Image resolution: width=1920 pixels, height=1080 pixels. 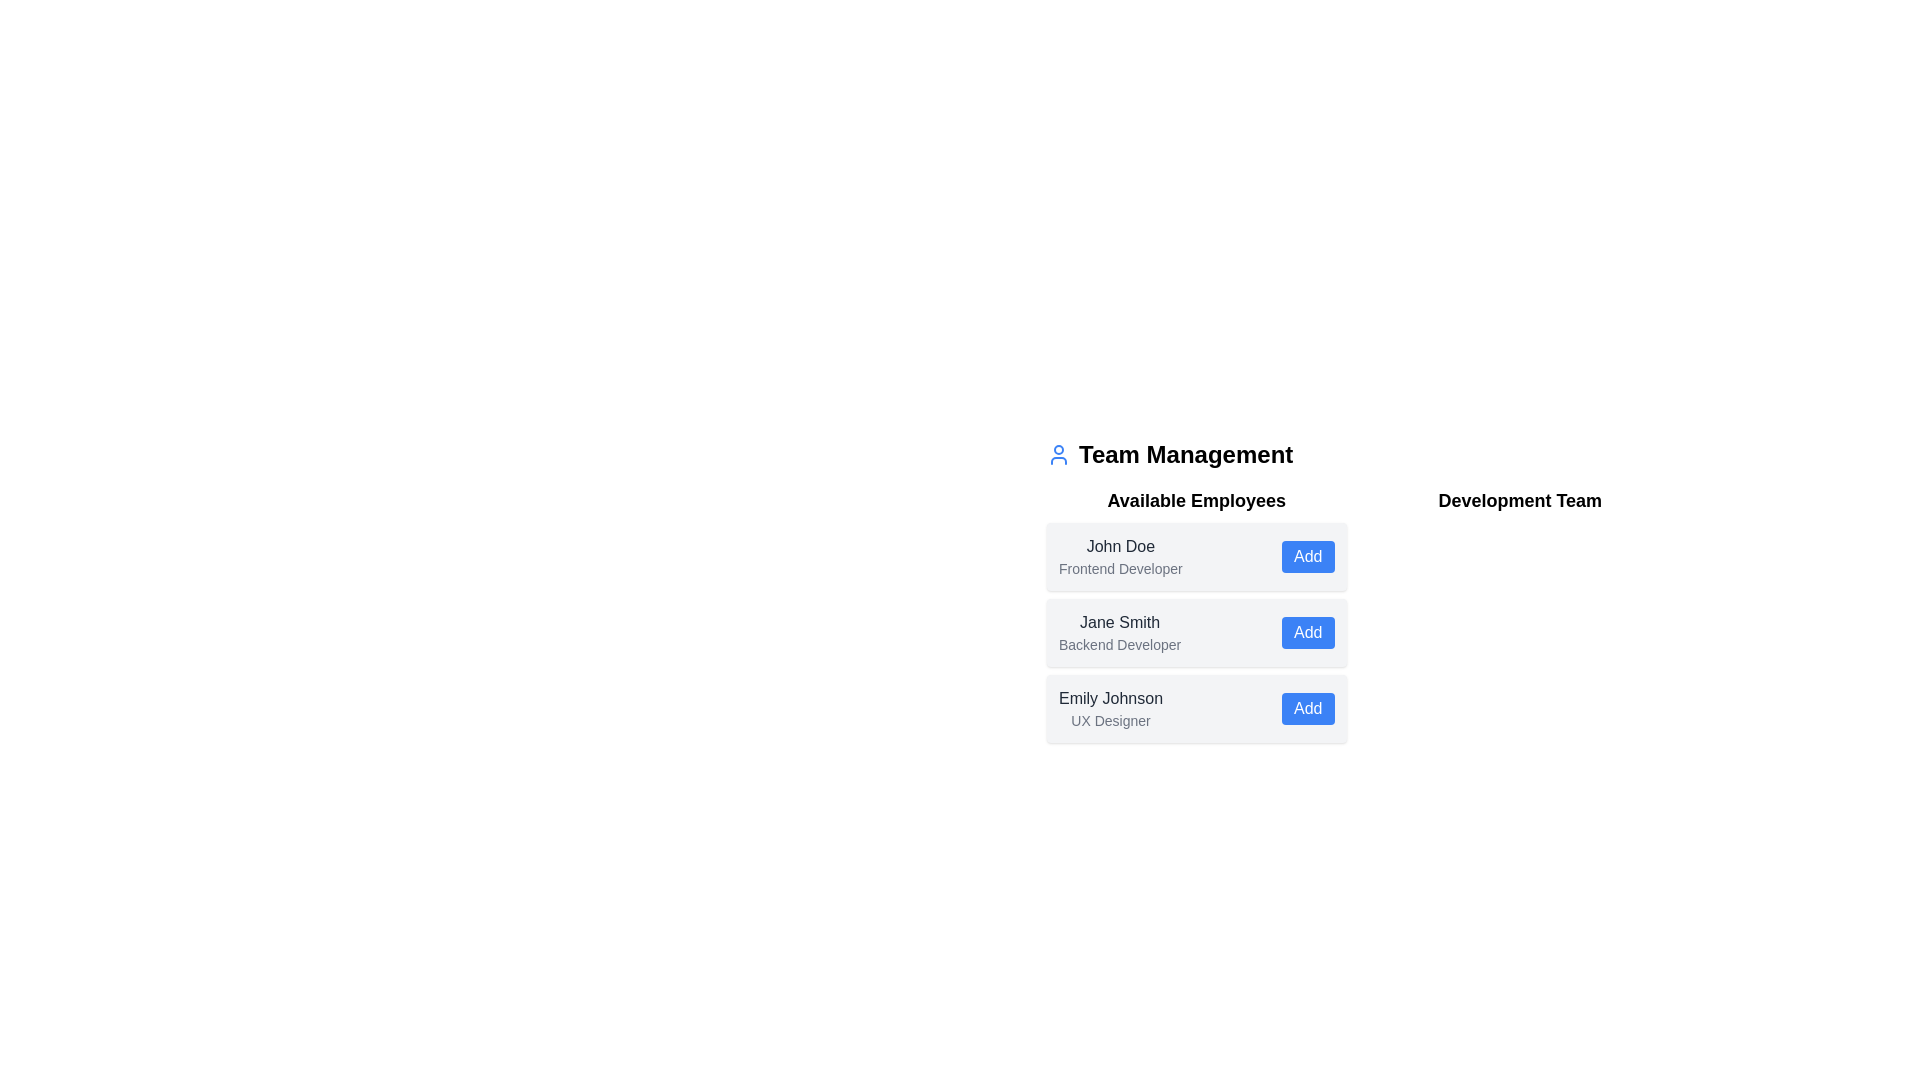 What do you see at coordinates (1120, 632) in the screenshot?
I see `the text block displaying 'Jane Smith' and 'Backend Developer', which is the middle item in the employee profiles list under 'Available Employees'` at bounding box center [1120, 632].